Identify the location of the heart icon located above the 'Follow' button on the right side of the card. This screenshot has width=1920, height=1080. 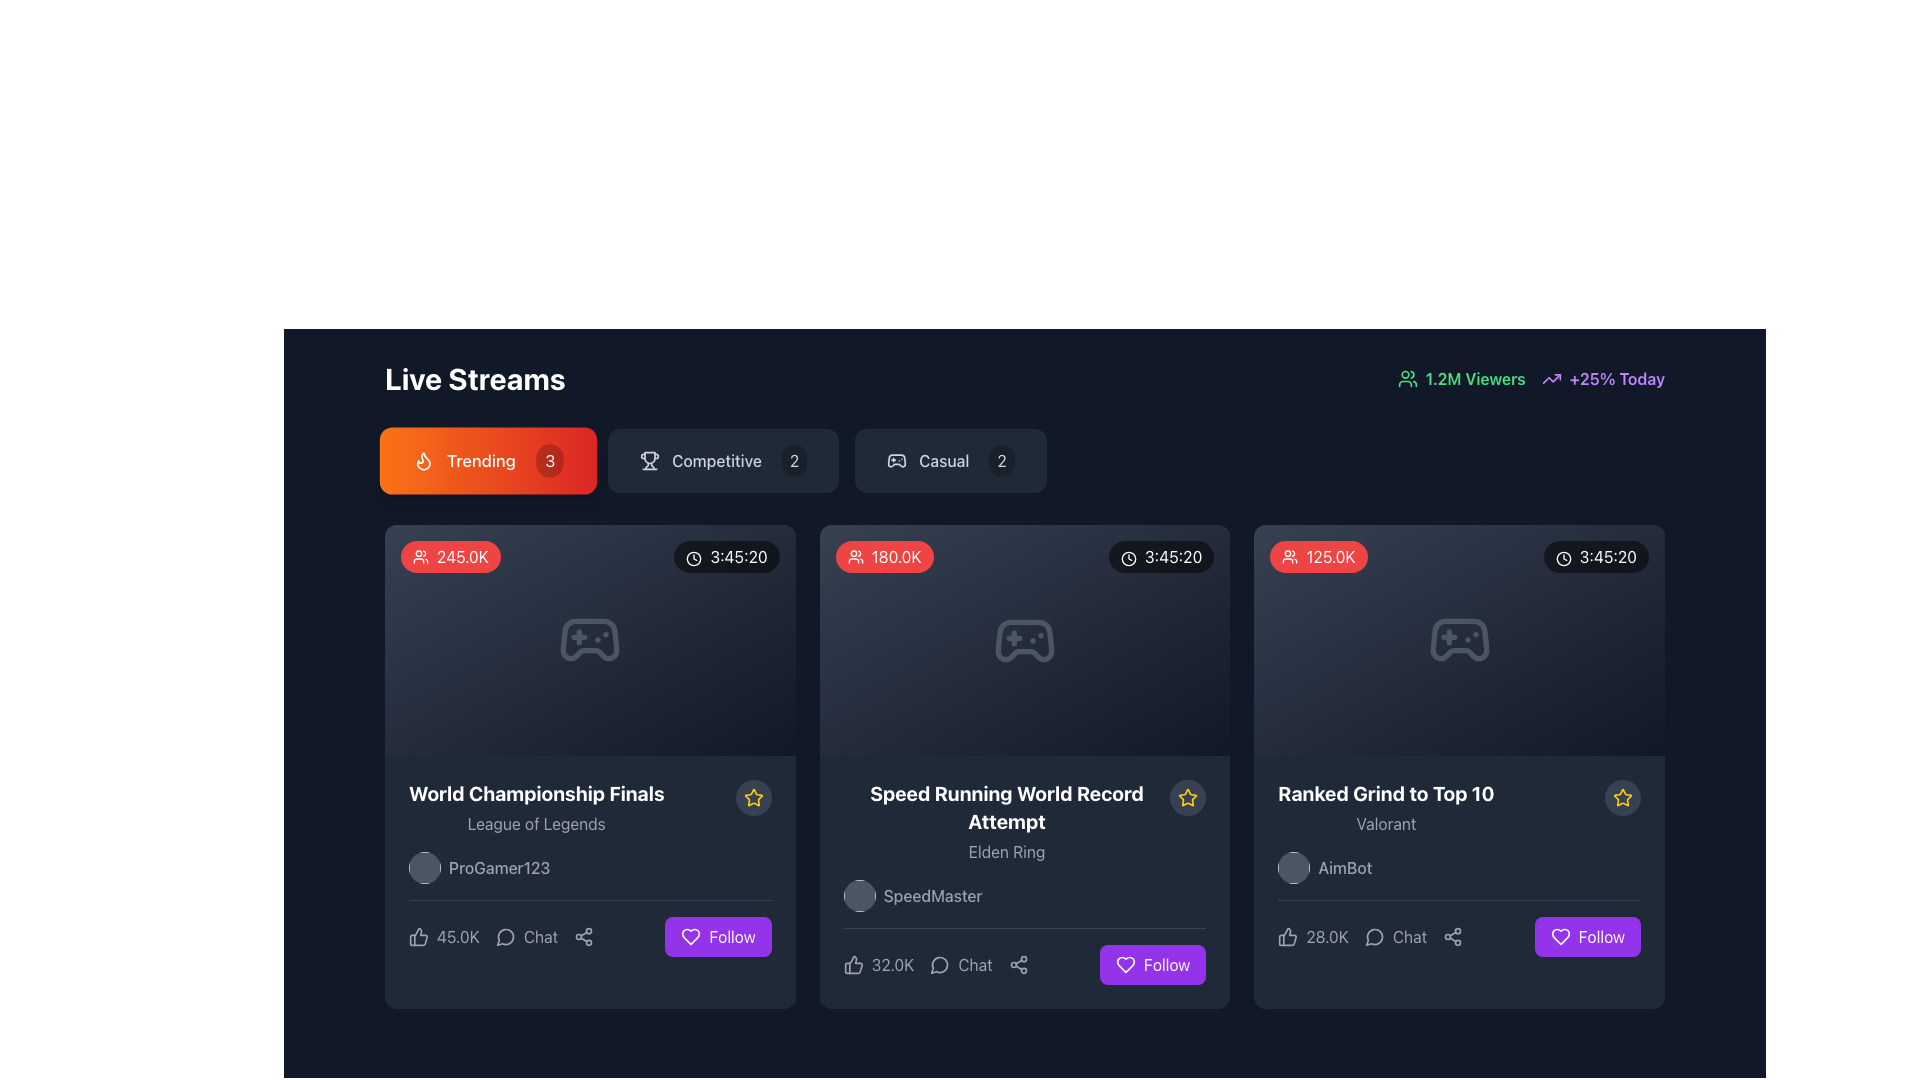
(691, 937).